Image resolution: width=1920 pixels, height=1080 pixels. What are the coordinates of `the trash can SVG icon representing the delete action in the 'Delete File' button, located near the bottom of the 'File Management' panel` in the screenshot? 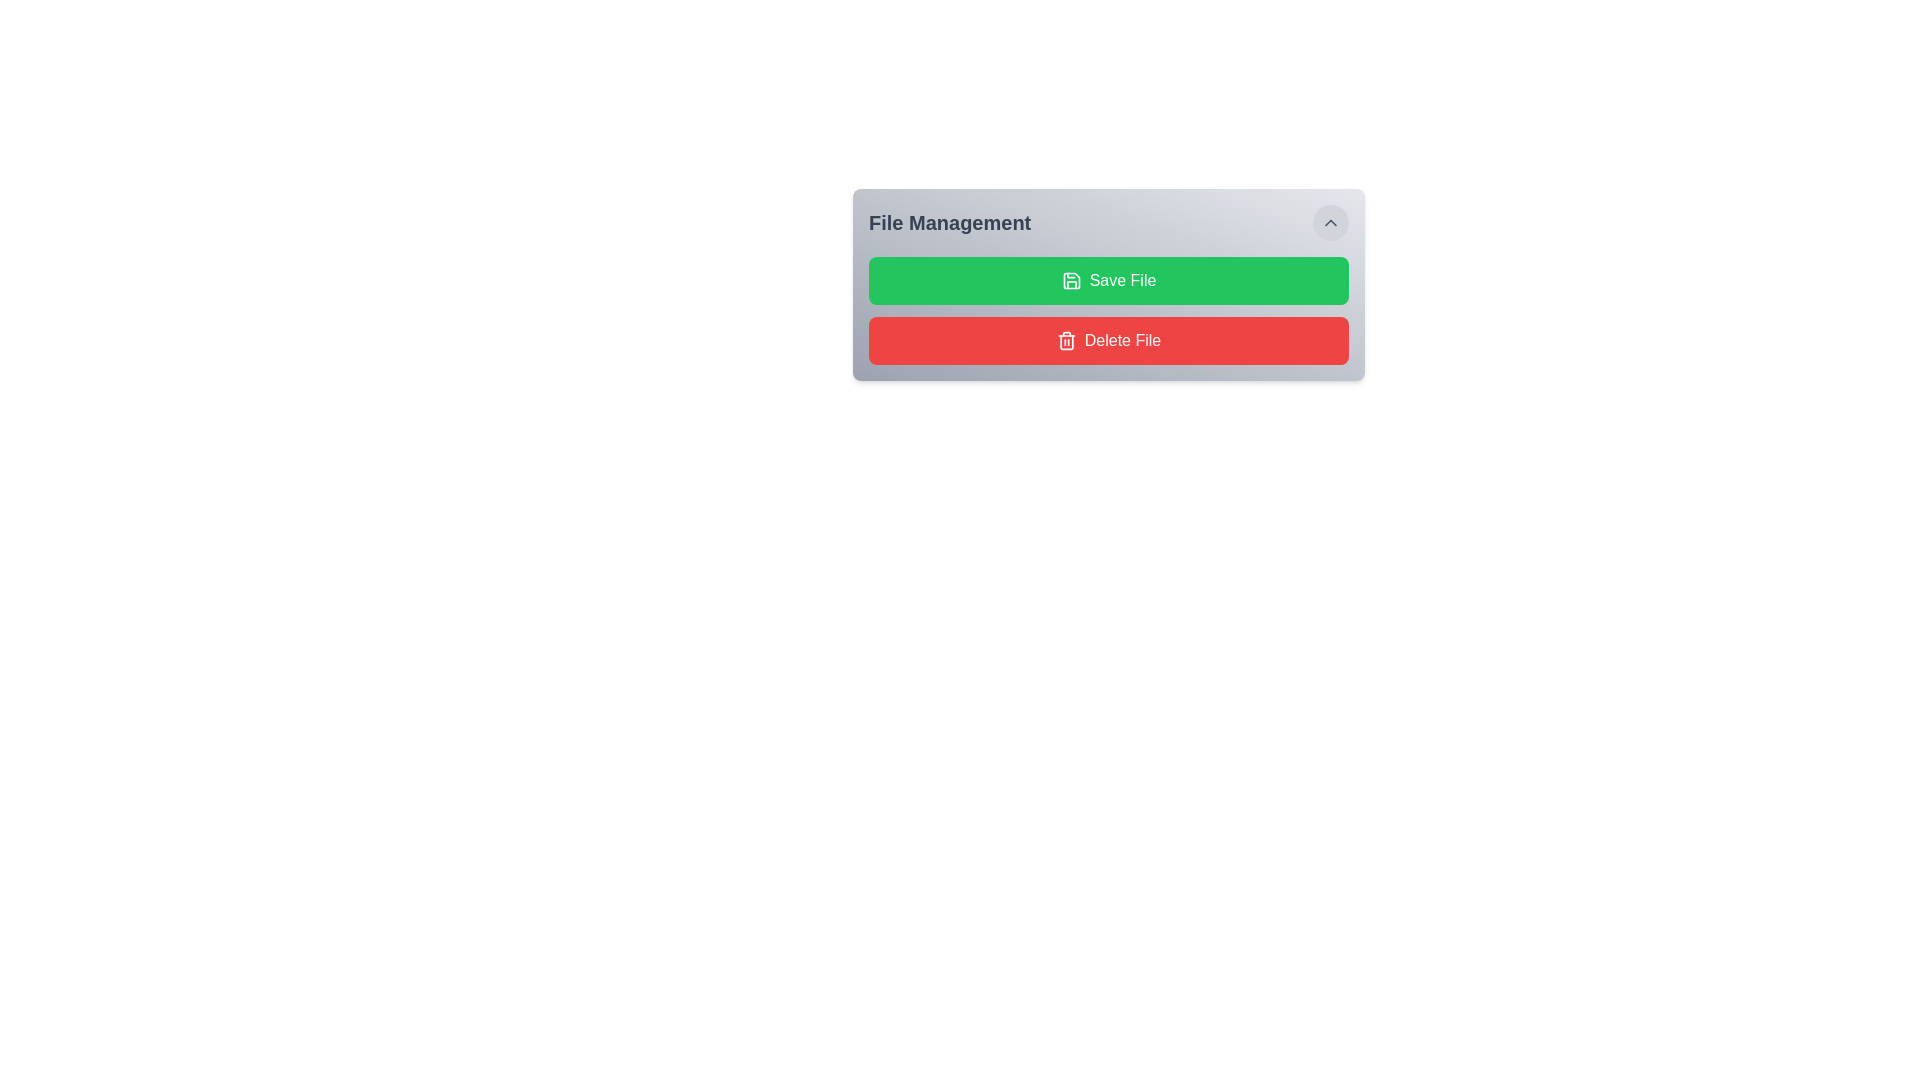 It's located at (1065, 339).